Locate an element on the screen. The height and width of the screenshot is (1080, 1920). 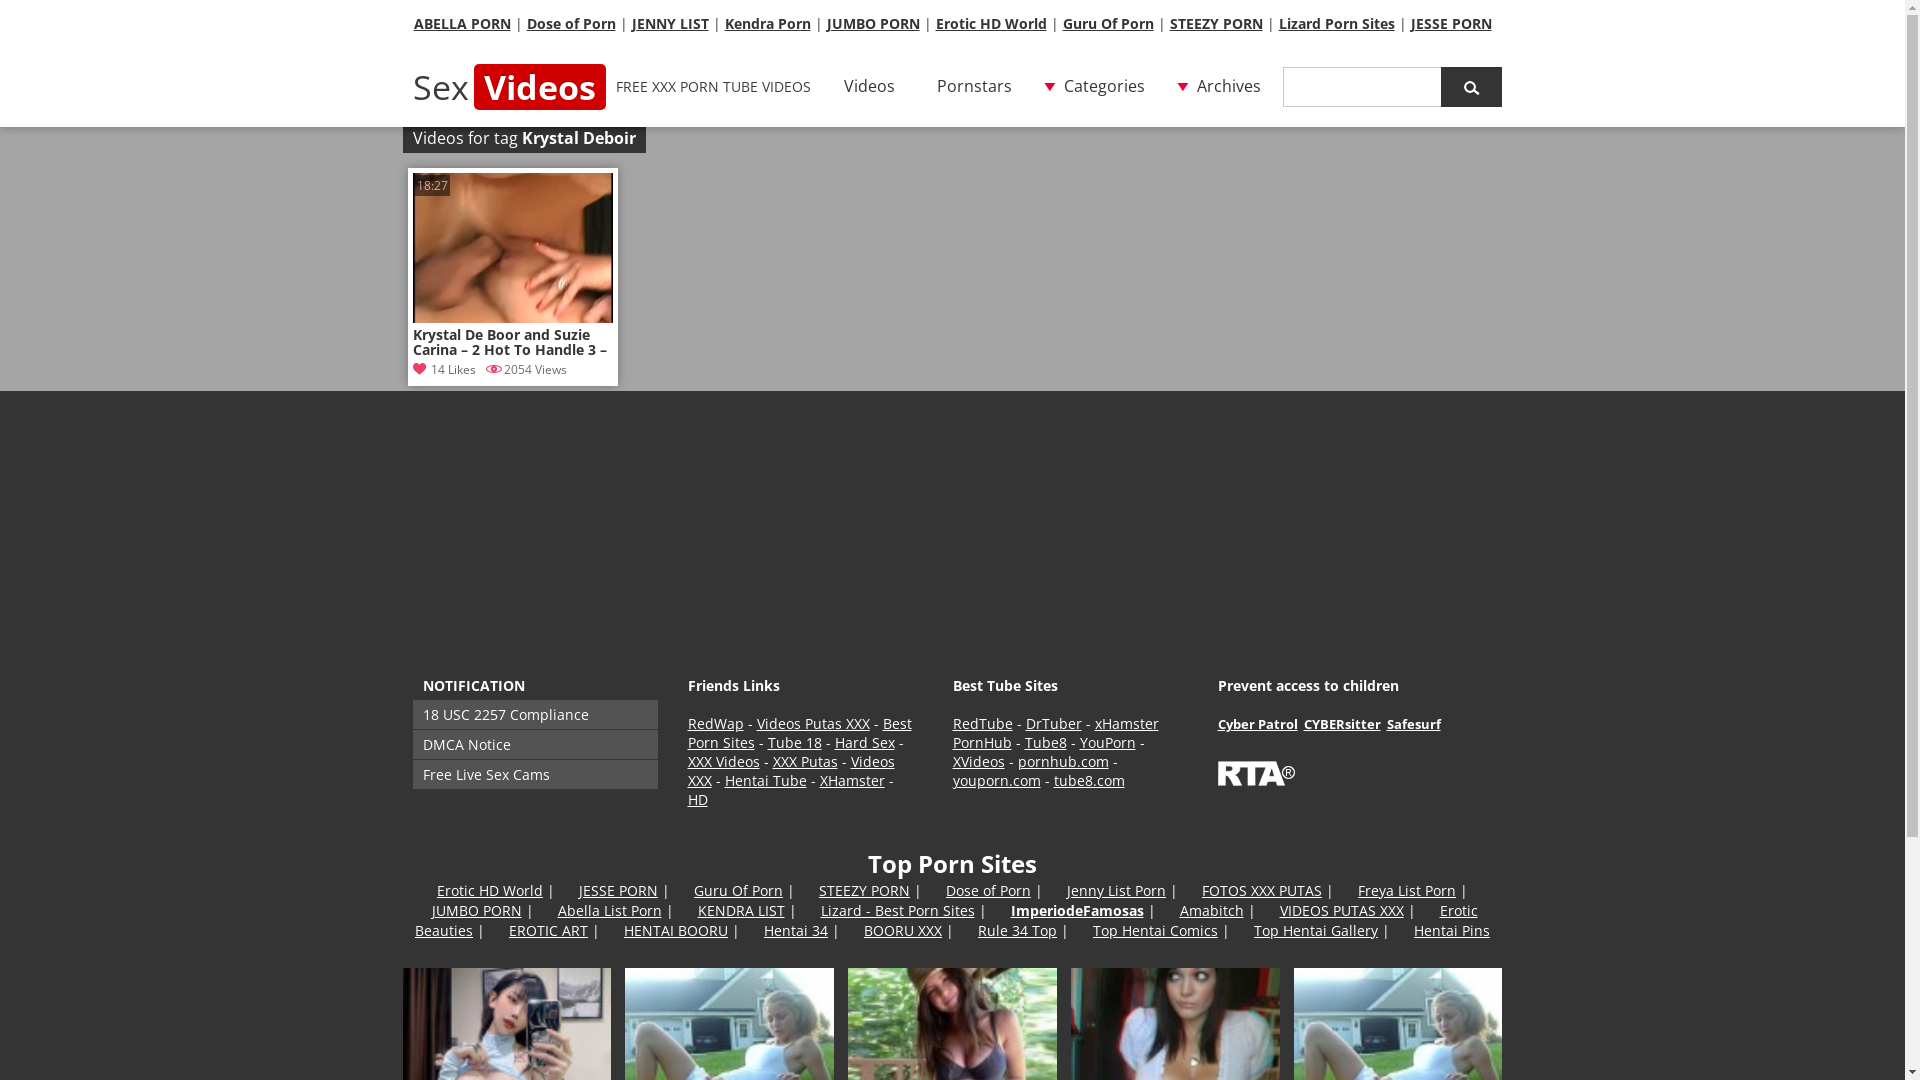
'18 USC 2257 Compliance' is located at coordinates (534, 713).